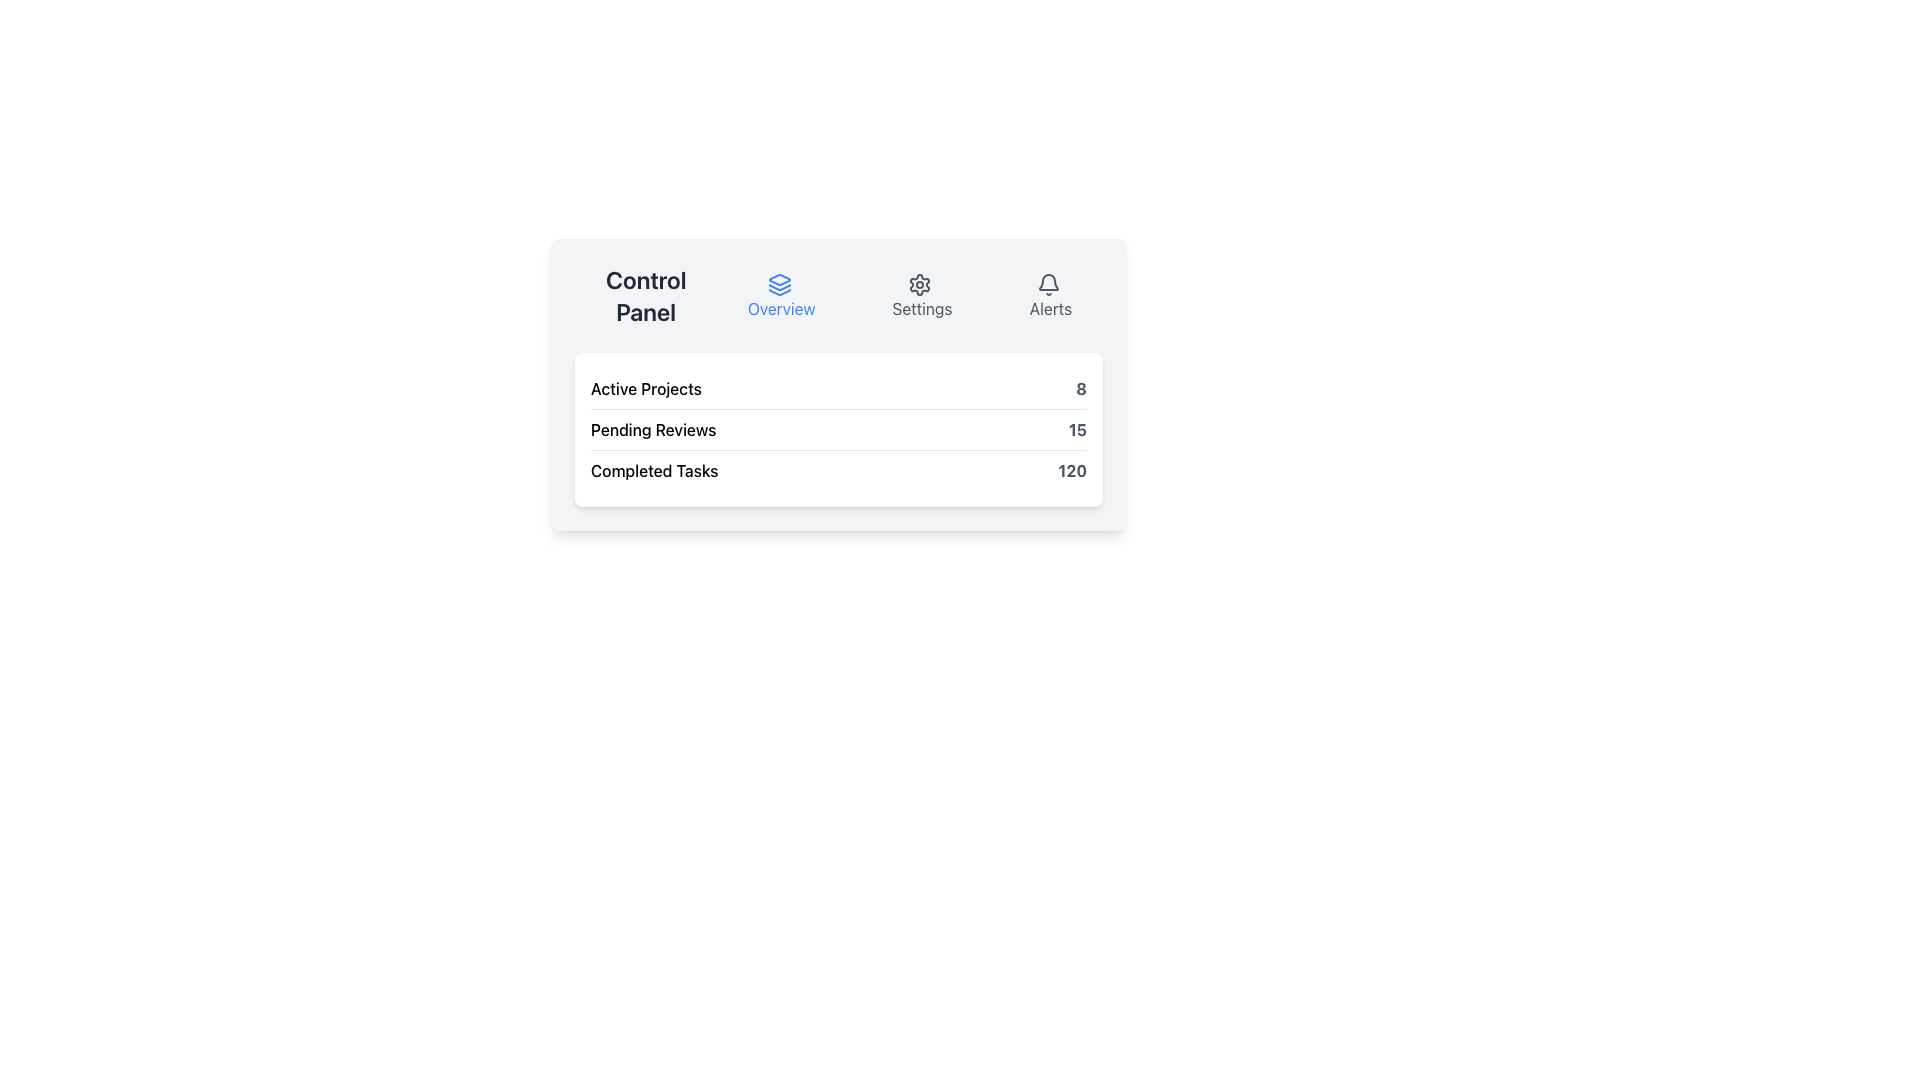  Describe the element at coordinates (1047, 284) in the screenshot. I see `the bell-shaped icon located in the top-right corner of the control panel interface` at that location.